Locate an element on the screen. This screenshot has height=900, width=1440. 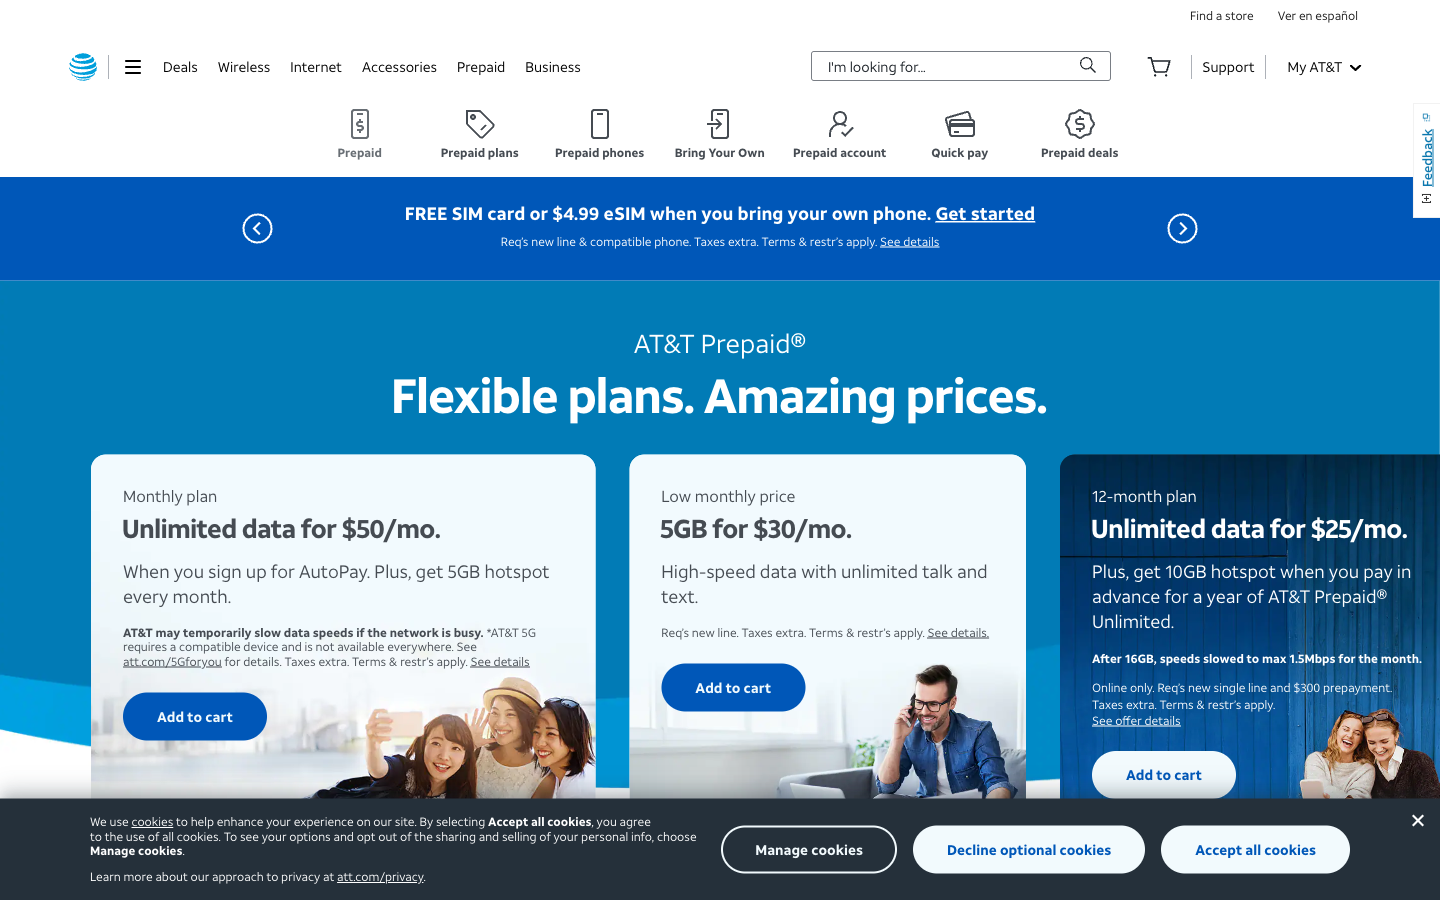
View the "Quick Pay" section is located at coordinates (960, 134).